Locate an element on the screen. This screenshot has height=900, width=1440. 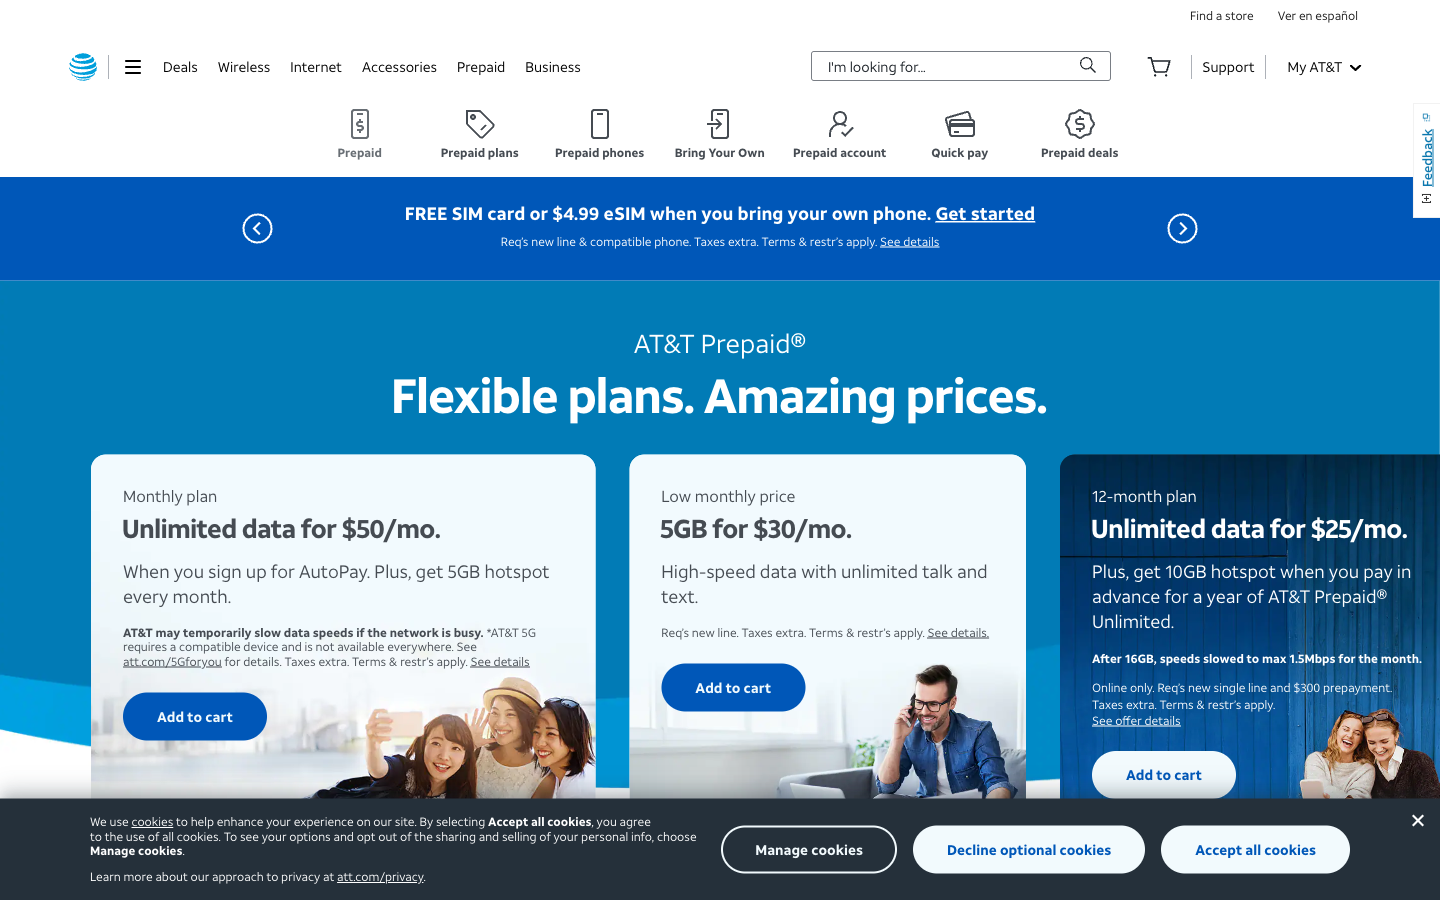
View the "Quick Pay" section is located at coordinates (960, 134).